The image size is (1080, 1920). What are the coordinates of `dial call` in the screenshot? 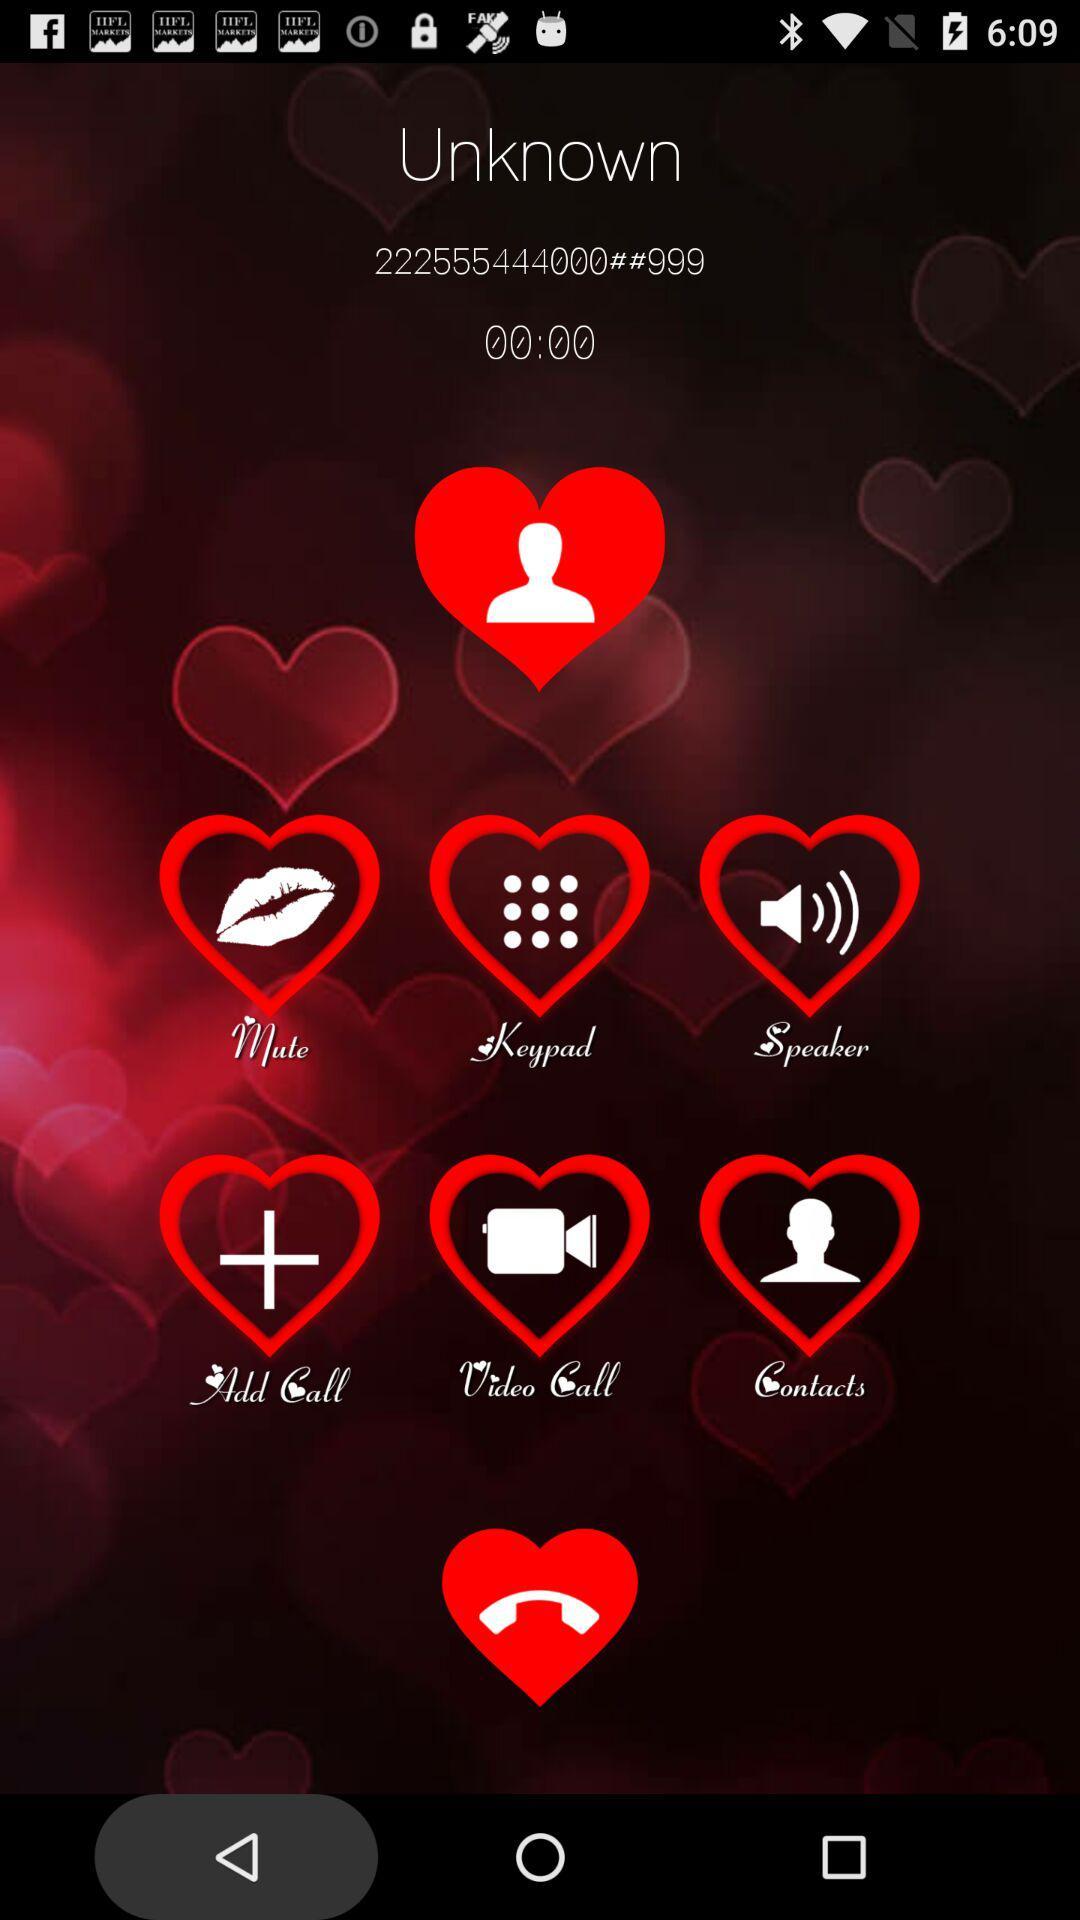 It's located at (540, 1620).